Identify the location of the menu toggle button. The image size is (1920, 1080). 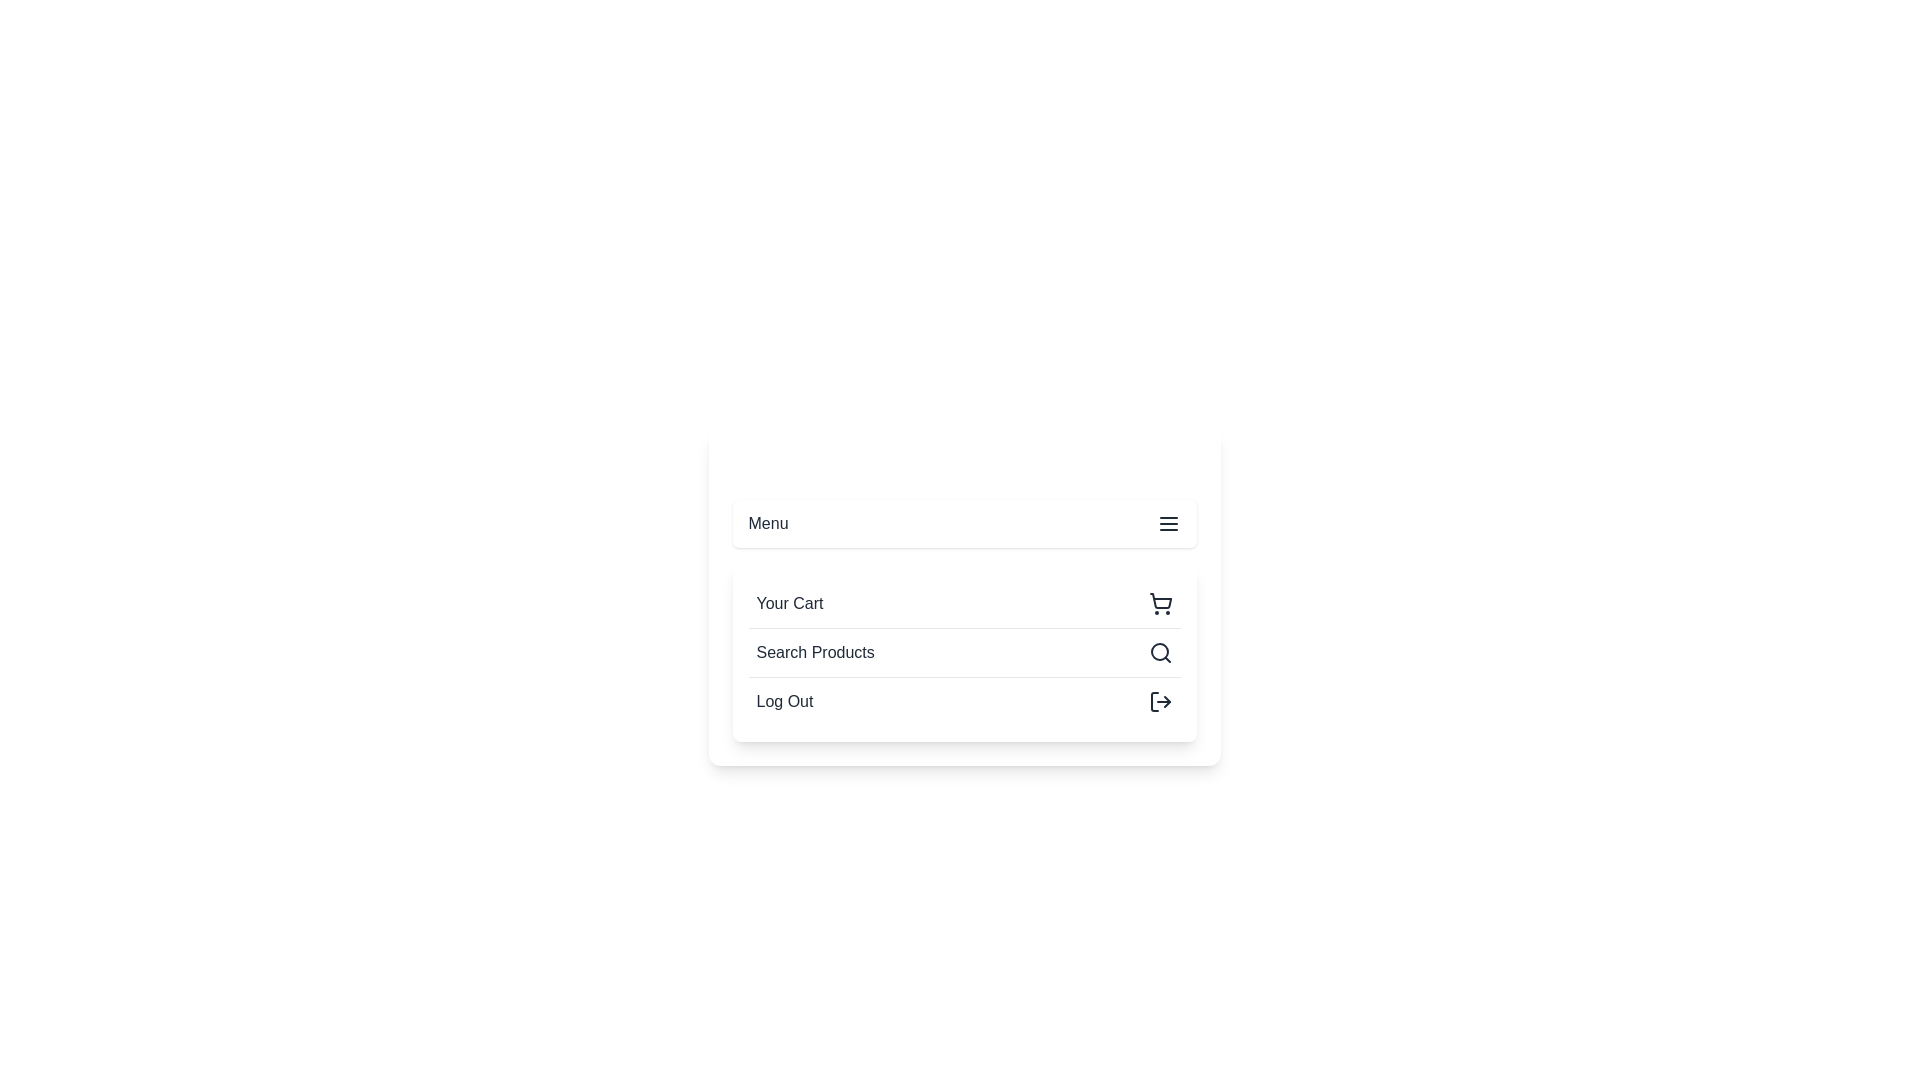
(964, 523).